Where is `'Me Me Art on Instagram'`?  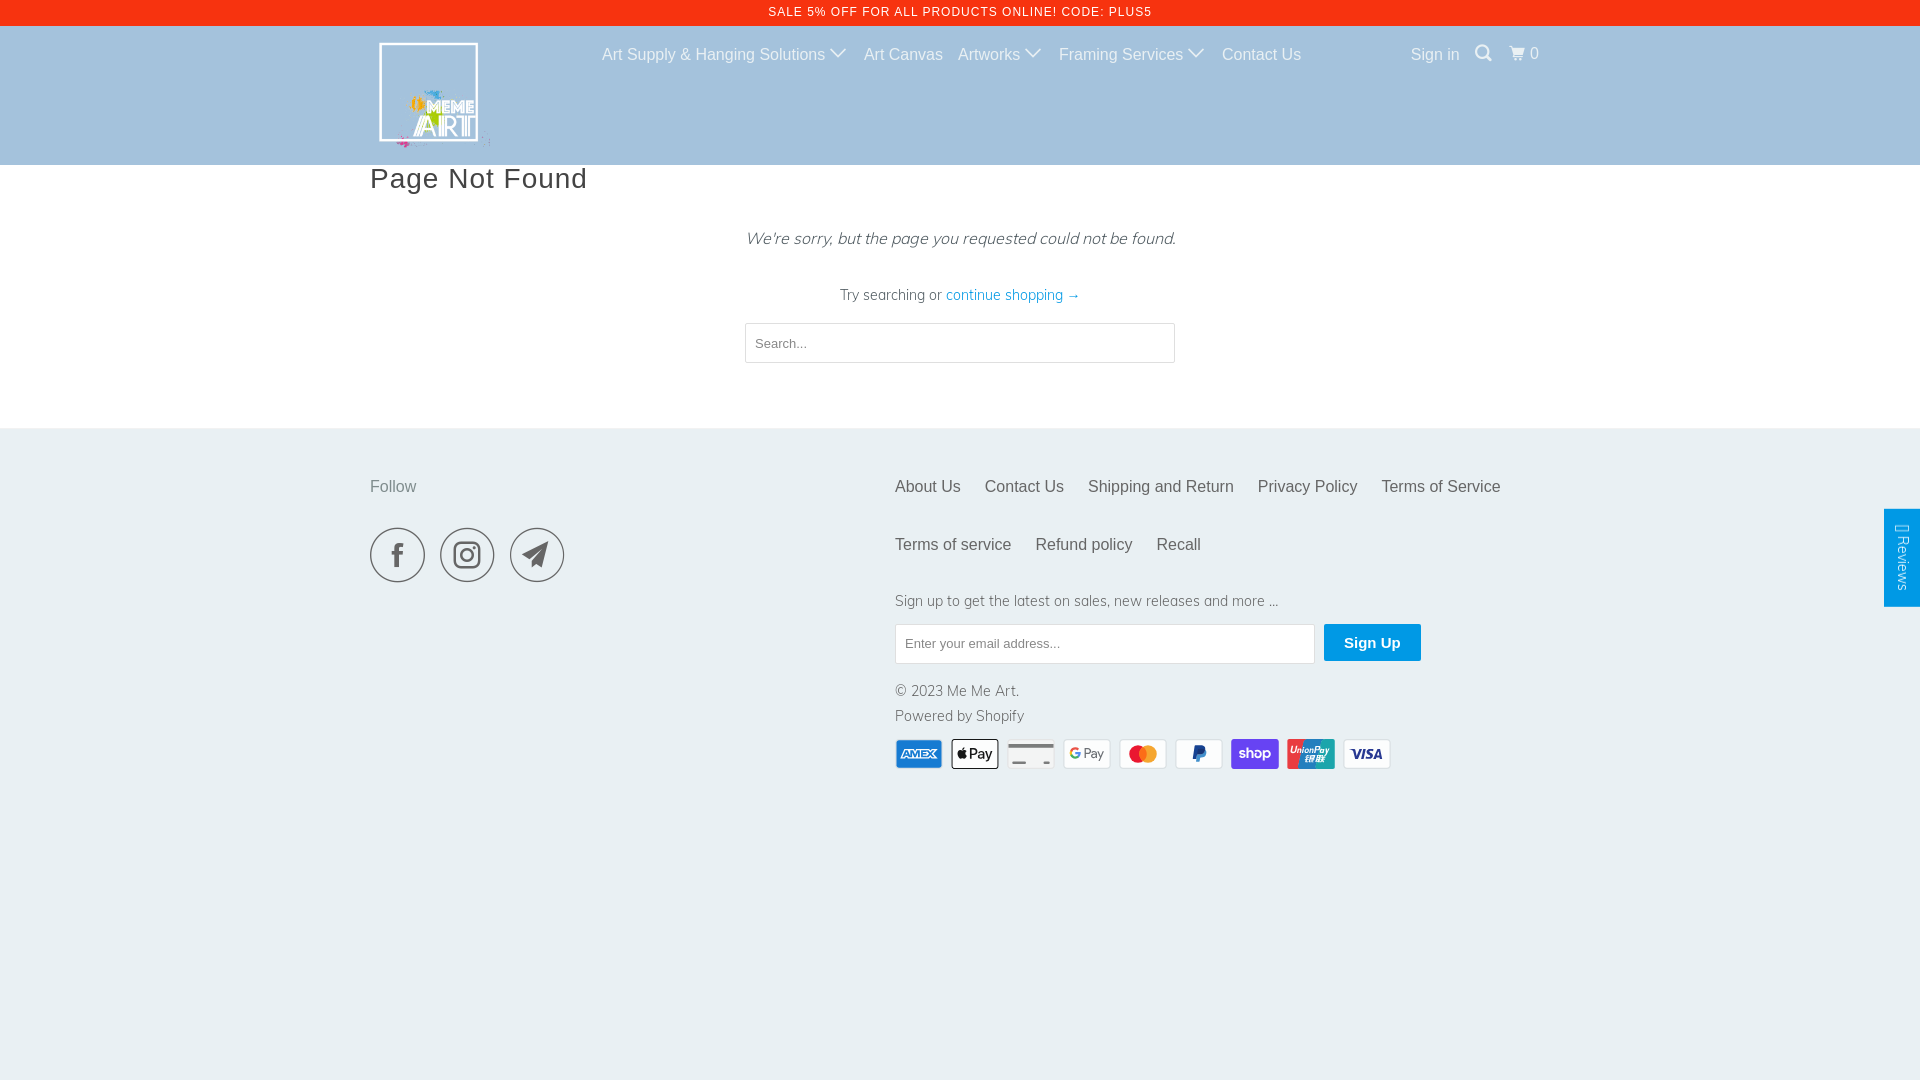
'Me Me Art on Instagram' is located at coordinates (472, 554).